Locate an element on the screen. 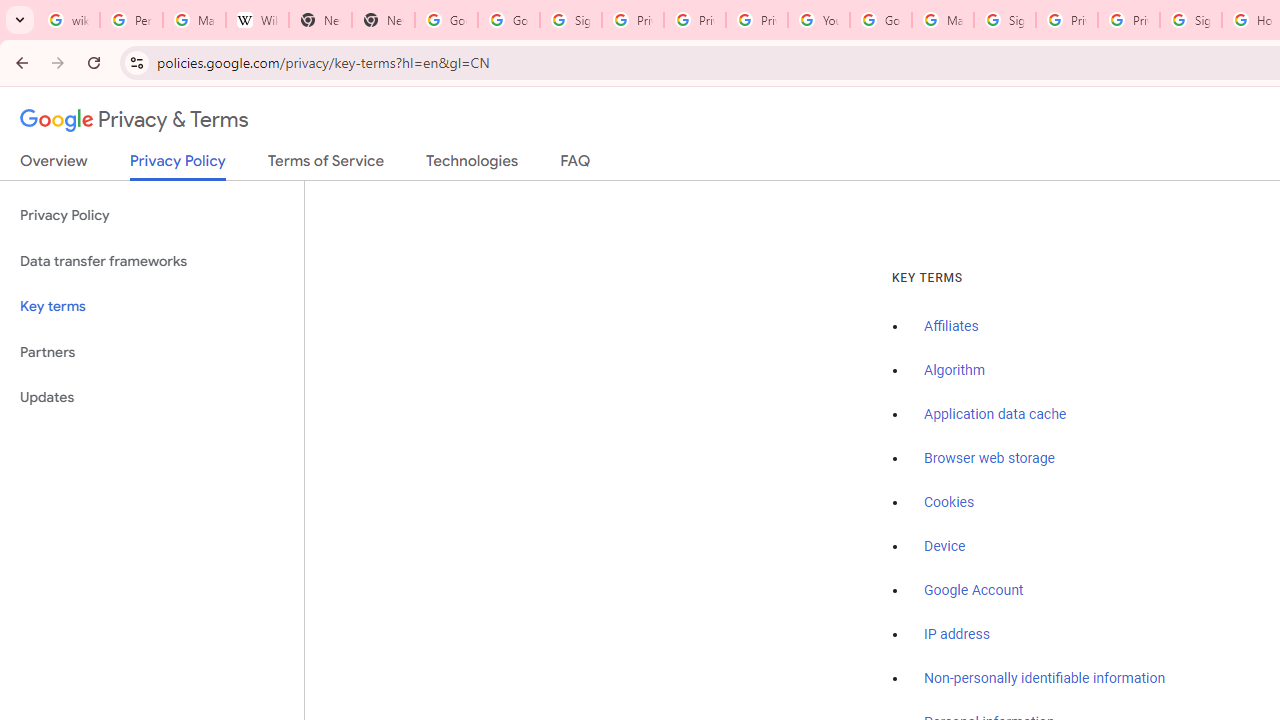  'Partners' is located at coordinates (151, 351).